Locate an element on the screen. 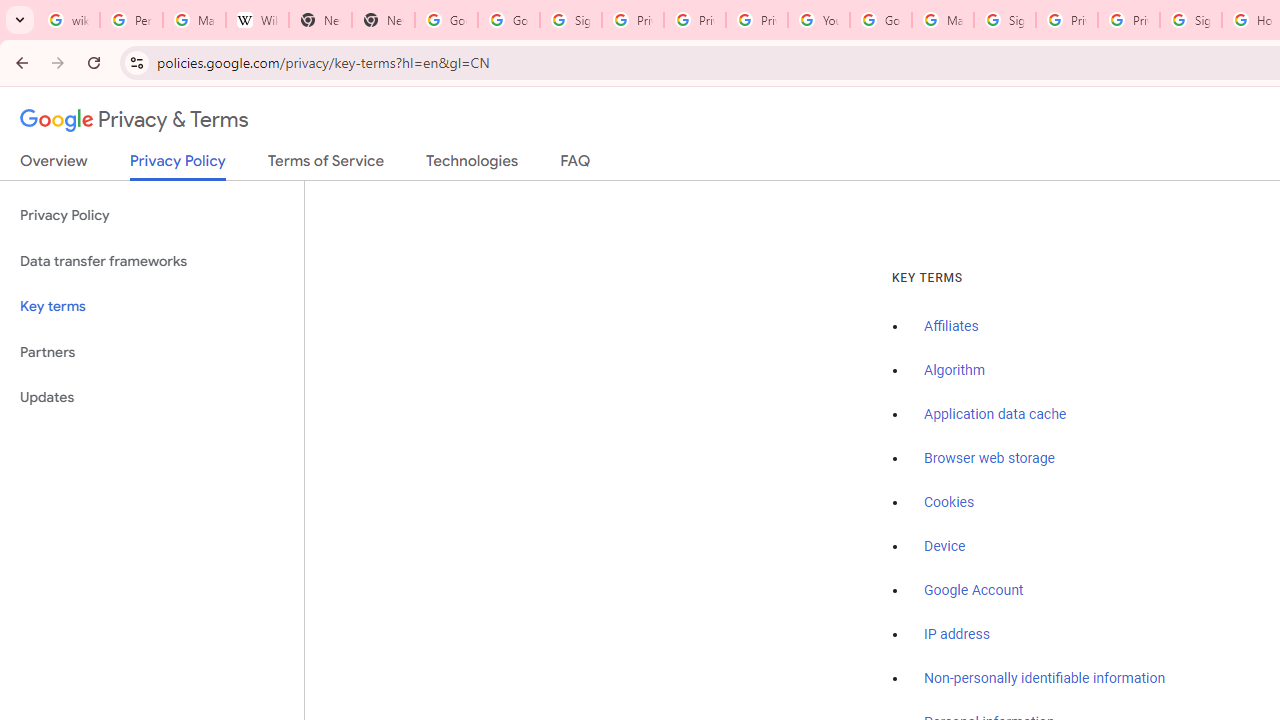  'Partners' is located at coordinates (151, 351).